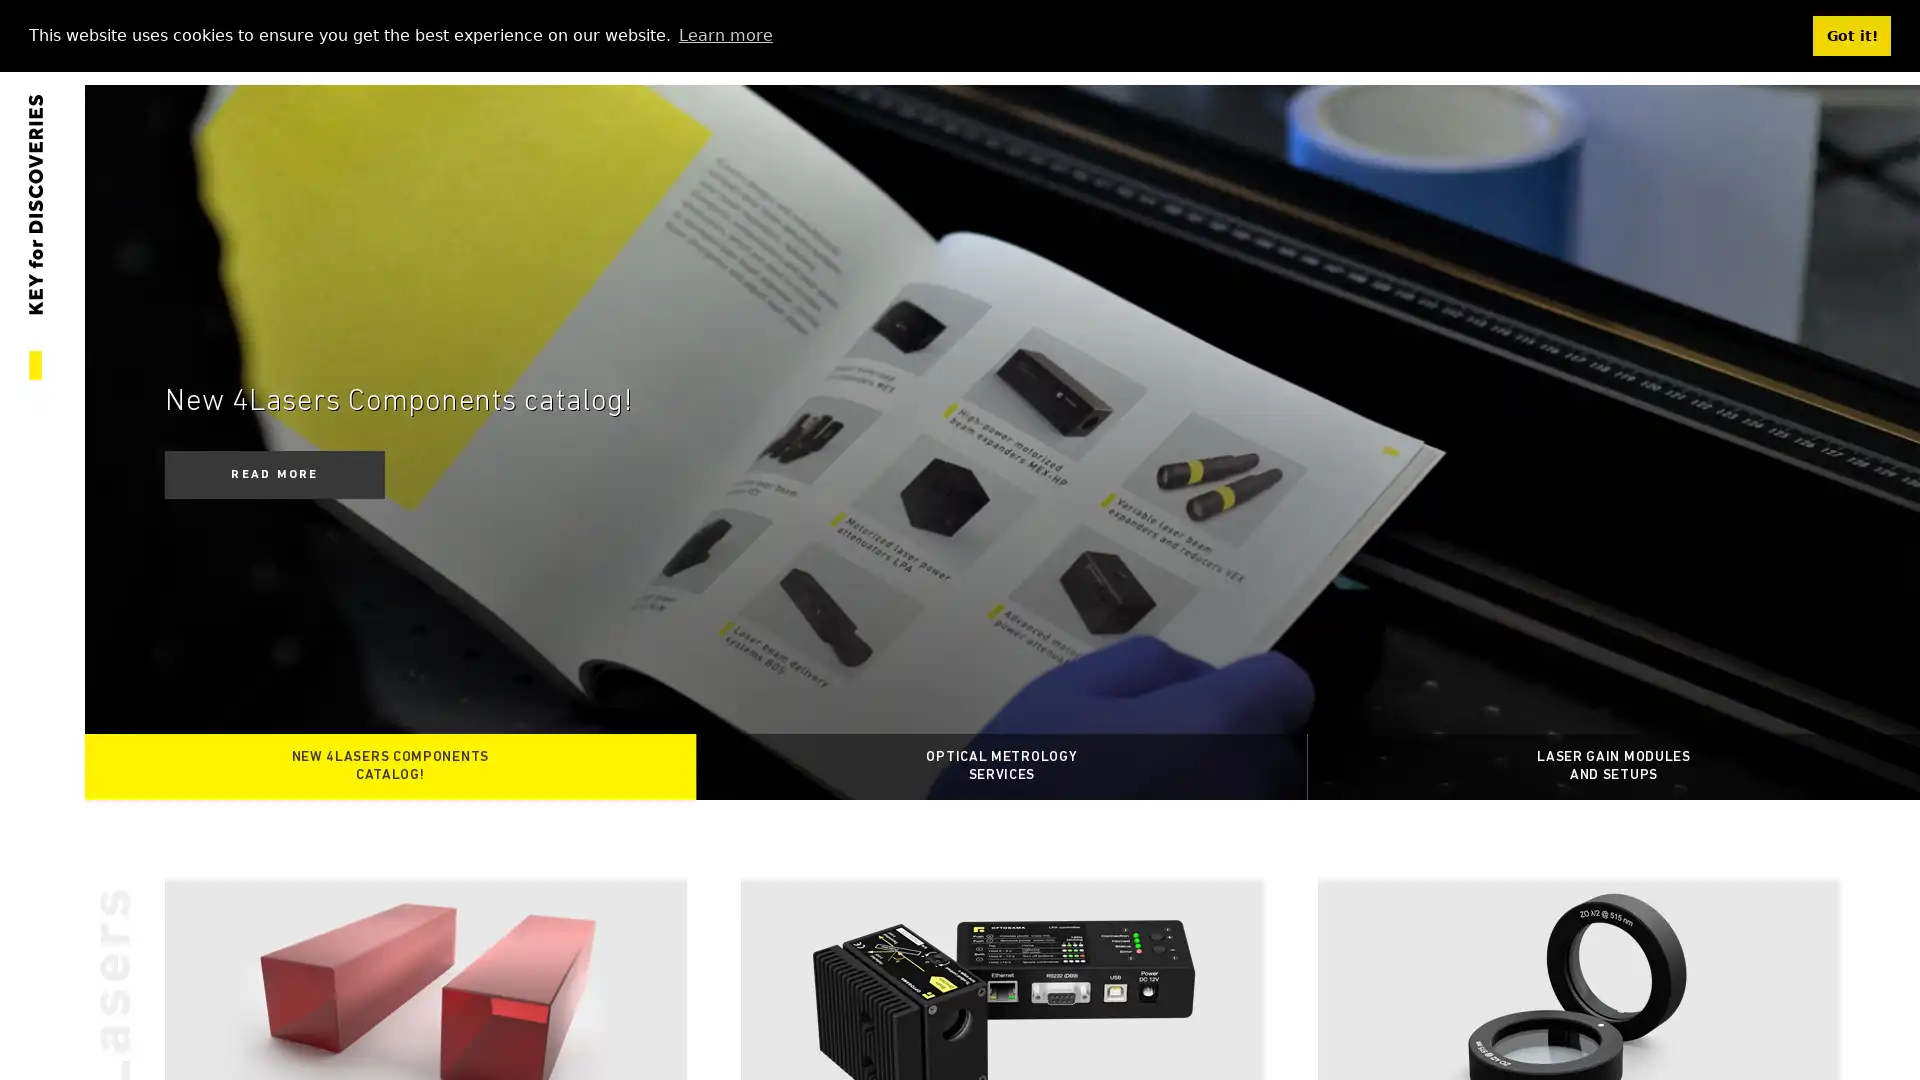 This screenshot has width=1920, height=1080. I want to click on learn more about cookies, so click(724, 34).